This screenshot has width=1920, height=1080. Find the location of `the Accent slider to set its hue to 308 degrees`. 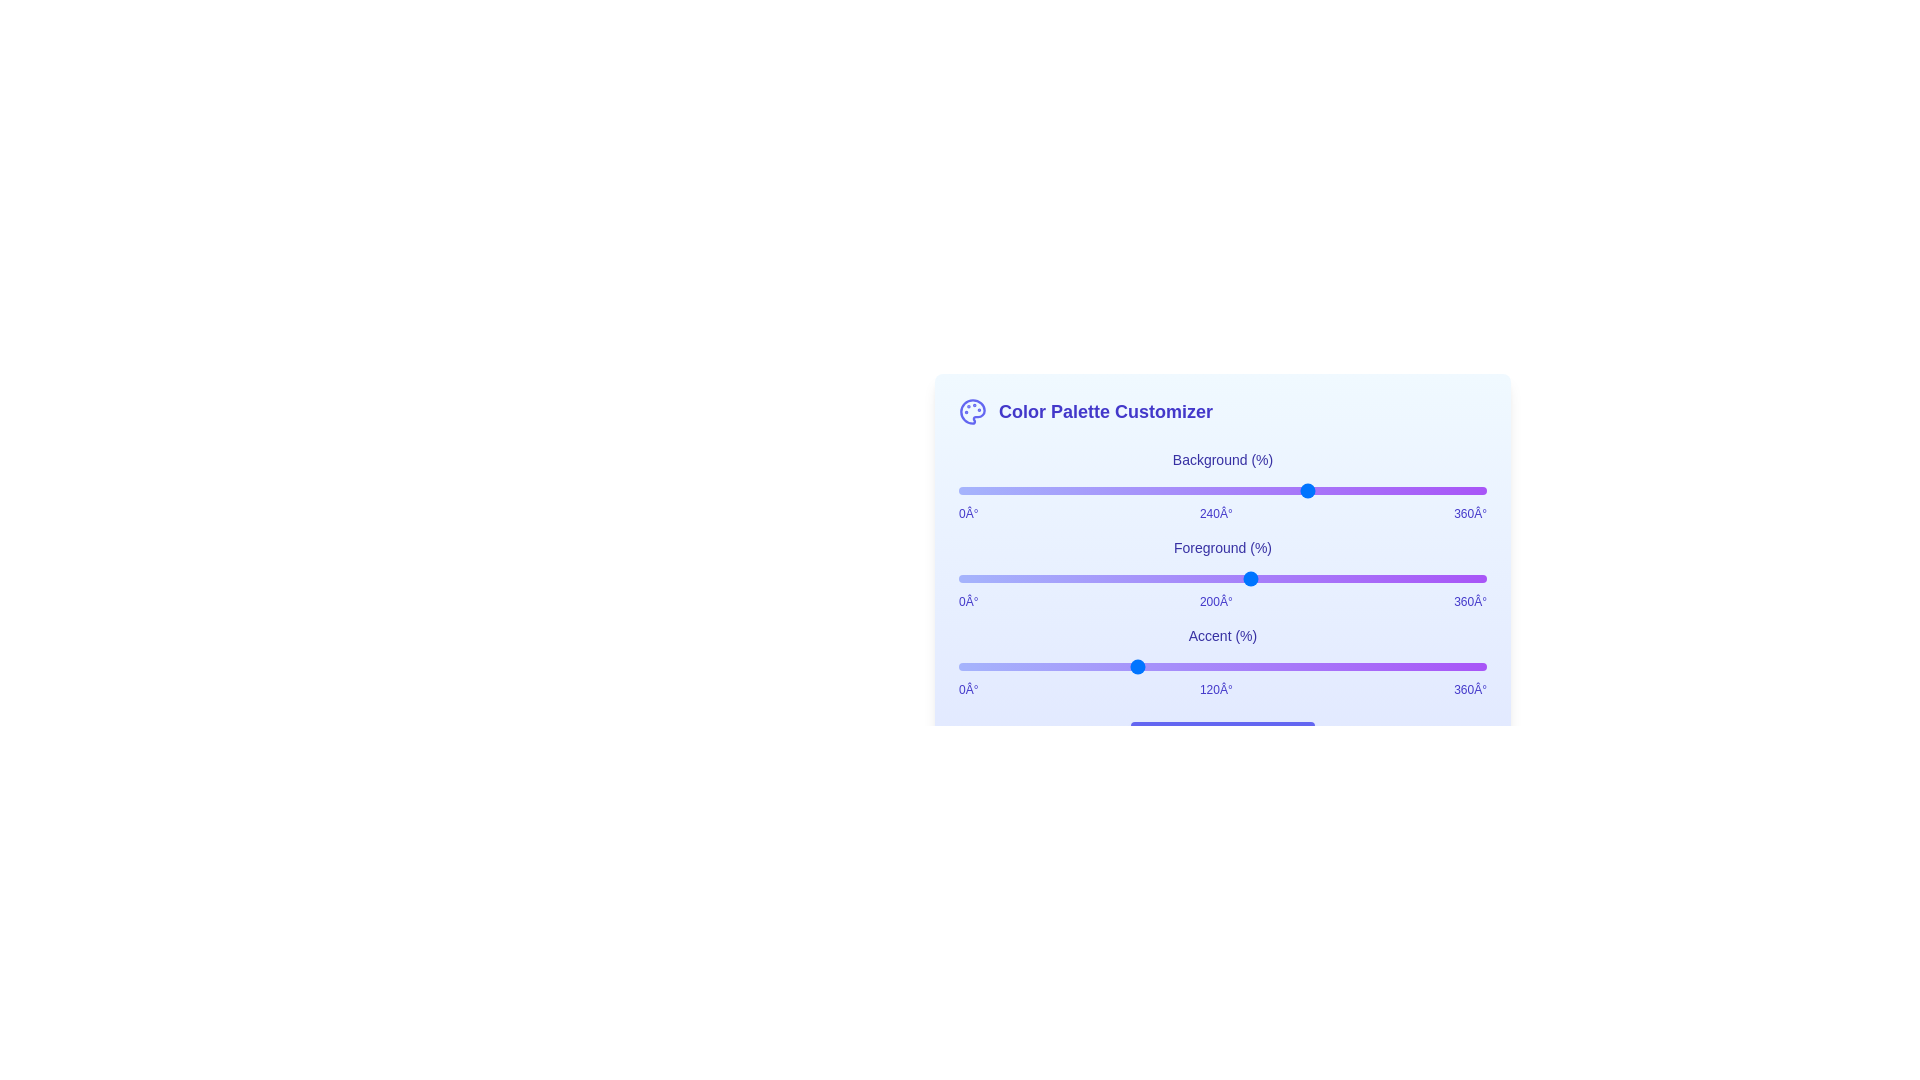

the Accent slider to set its hue to 308 degrees is located at coordinates (1409, 667).